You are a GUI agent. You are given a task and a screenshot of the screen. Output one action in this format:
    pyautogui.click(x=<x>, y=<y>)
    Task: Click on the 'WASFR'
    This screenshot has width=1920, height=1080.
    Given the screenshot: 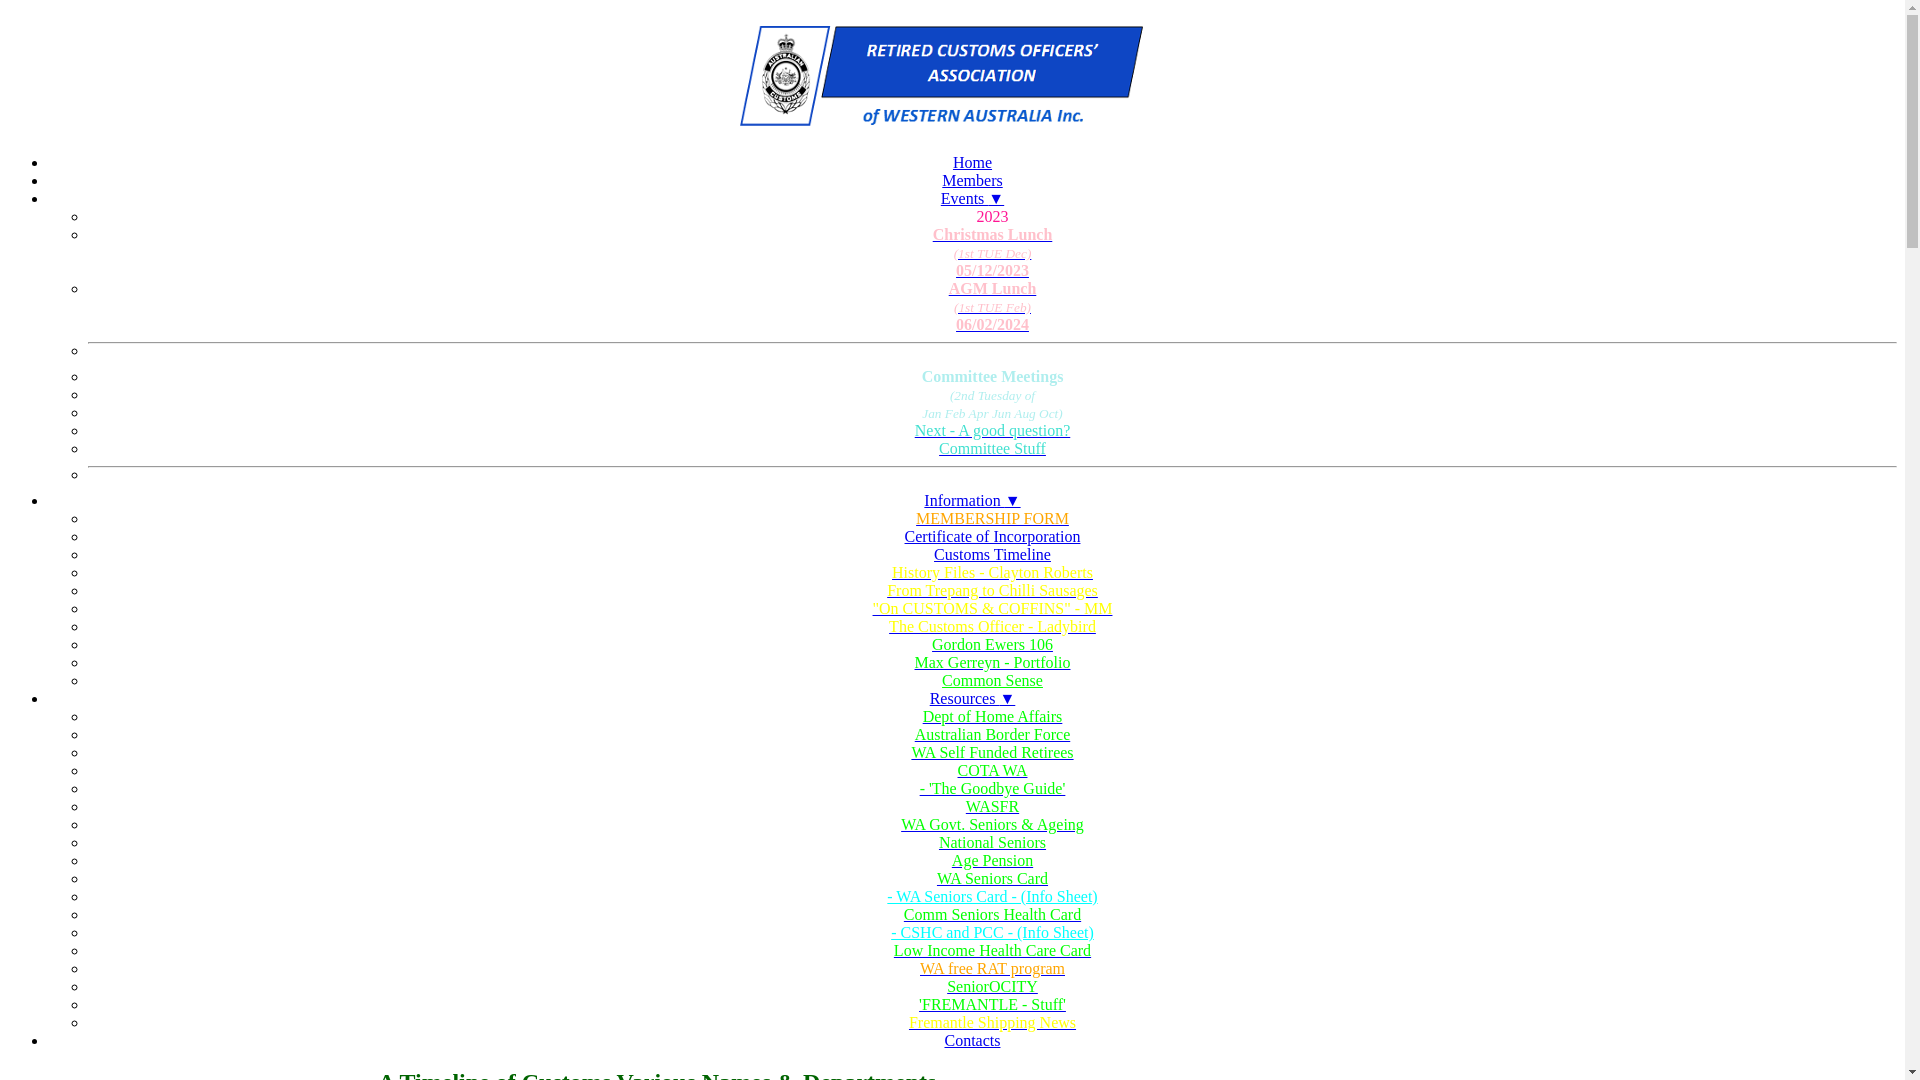 What is the action you would take?
    pyautogui.click(x=992, y=805)
    